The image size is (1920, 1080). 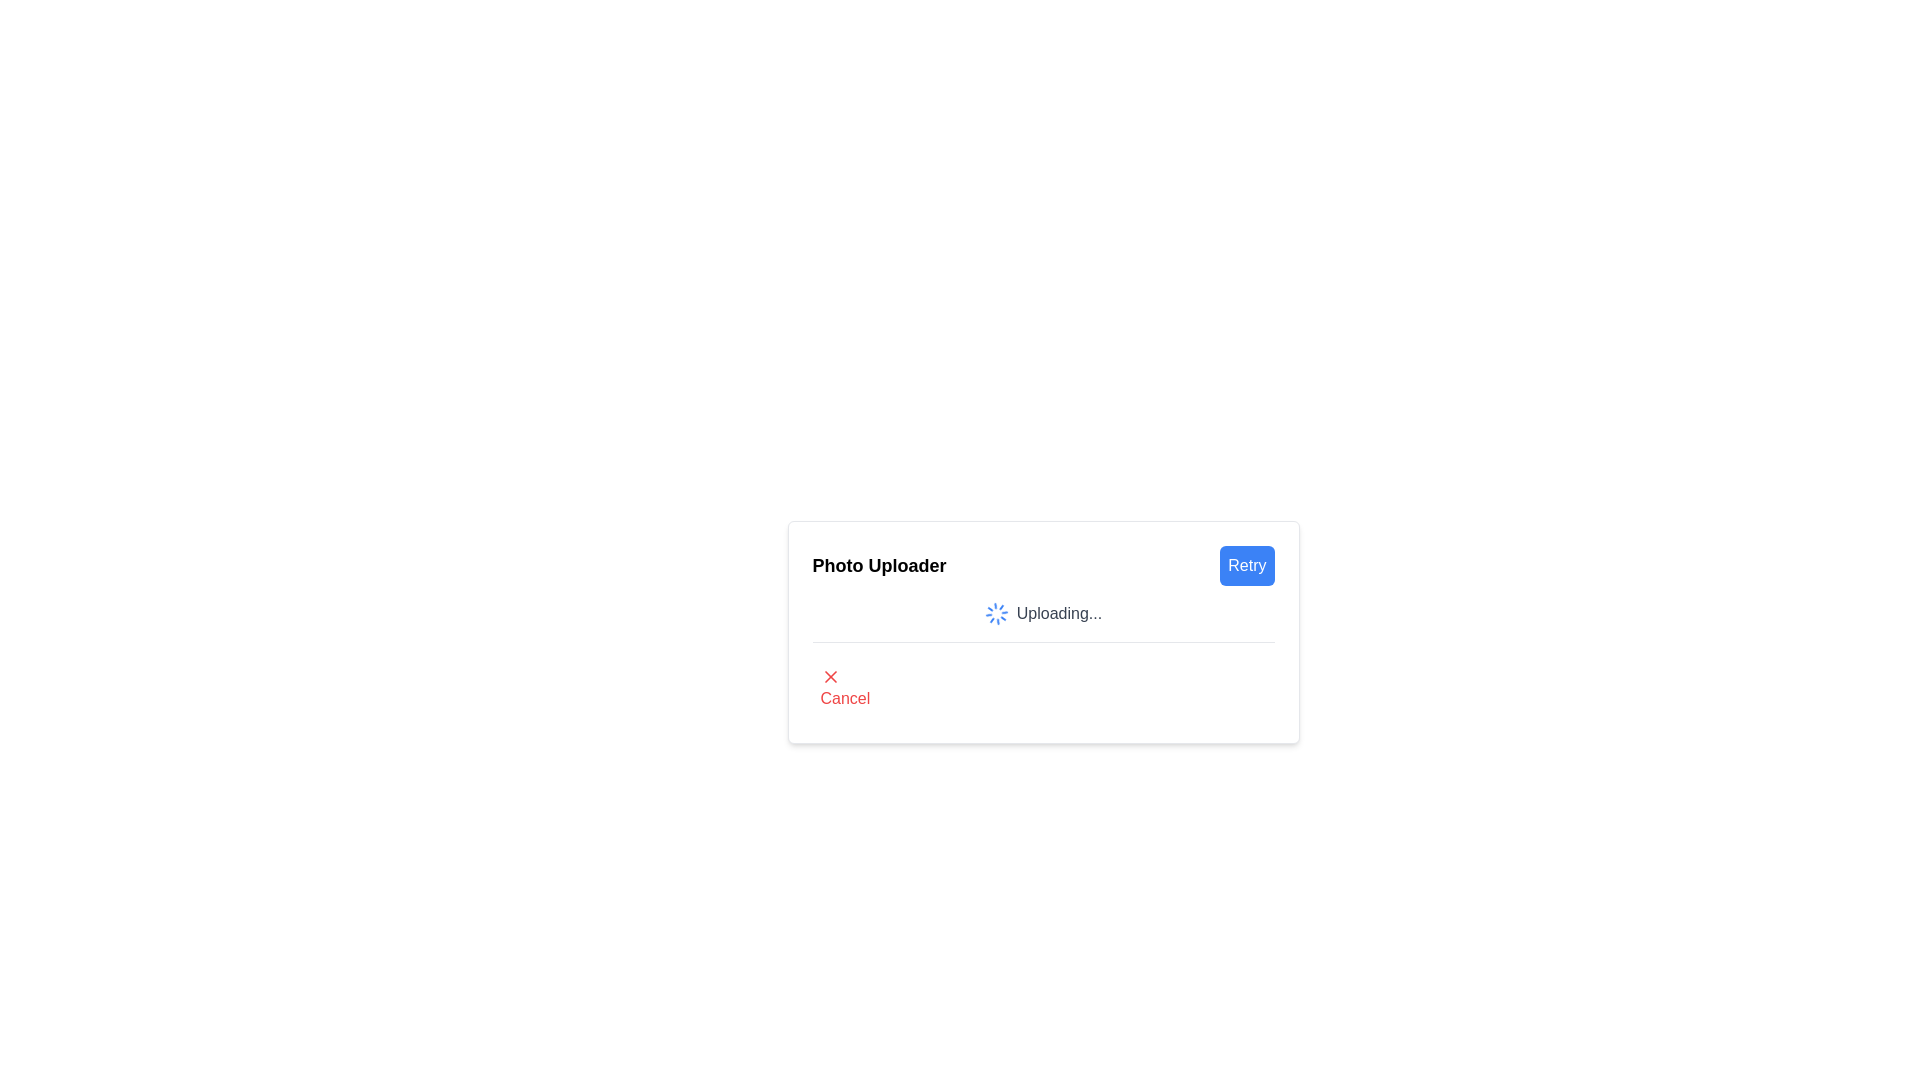 I want to click on the red 'X' icon located in the bottom-left region of the 'Photo Uploader' popup, so click(x=830, y=676).